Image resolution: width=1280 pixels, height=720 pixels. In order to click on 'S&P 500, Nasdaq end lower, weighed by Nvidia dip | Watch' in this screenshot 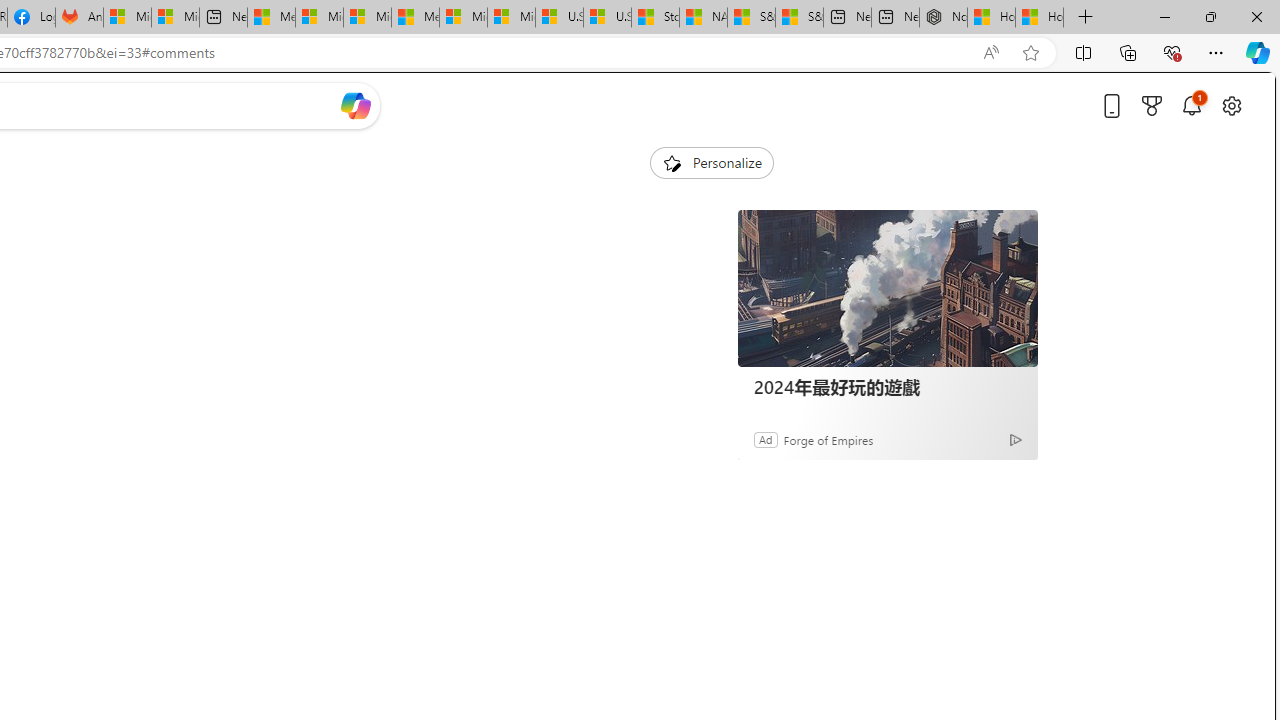, I will do `click(798, 17)`.